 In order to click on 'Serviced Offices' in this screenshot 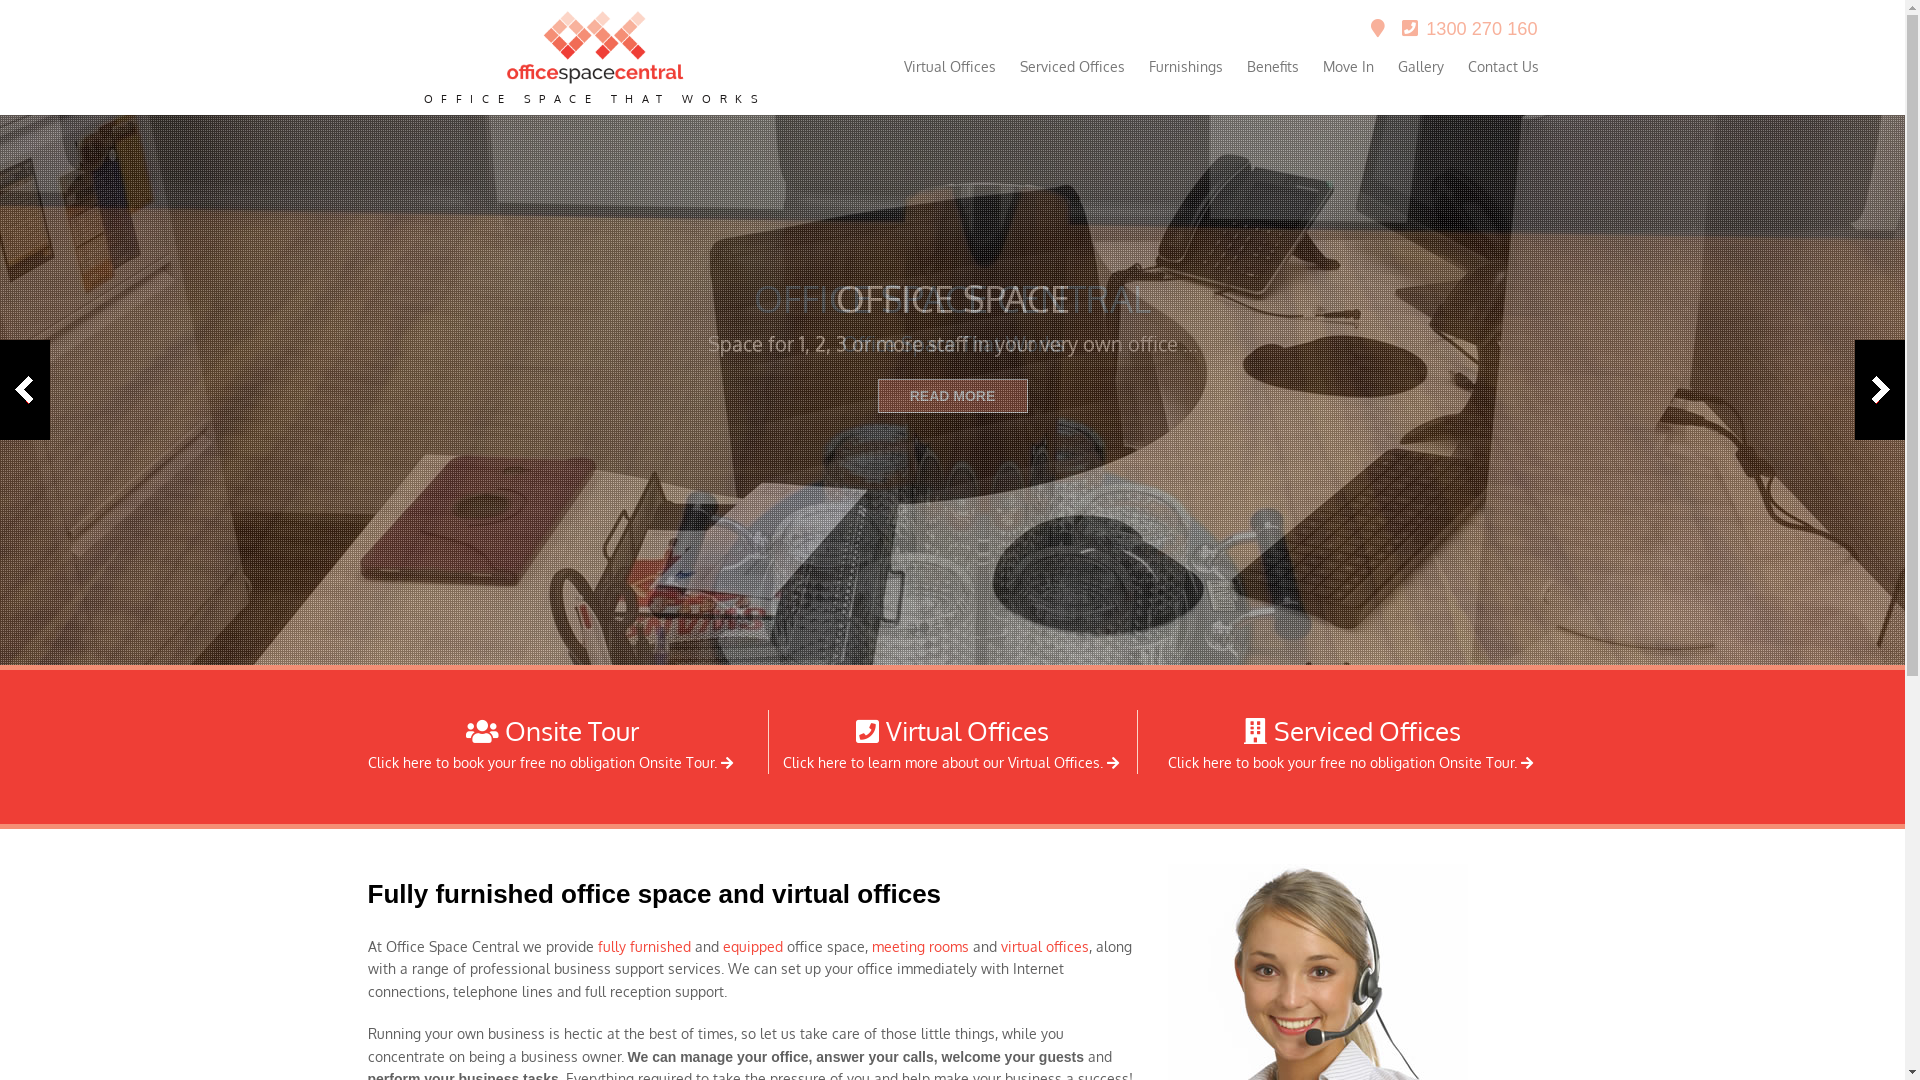, I will do `click(1071, 65)`.